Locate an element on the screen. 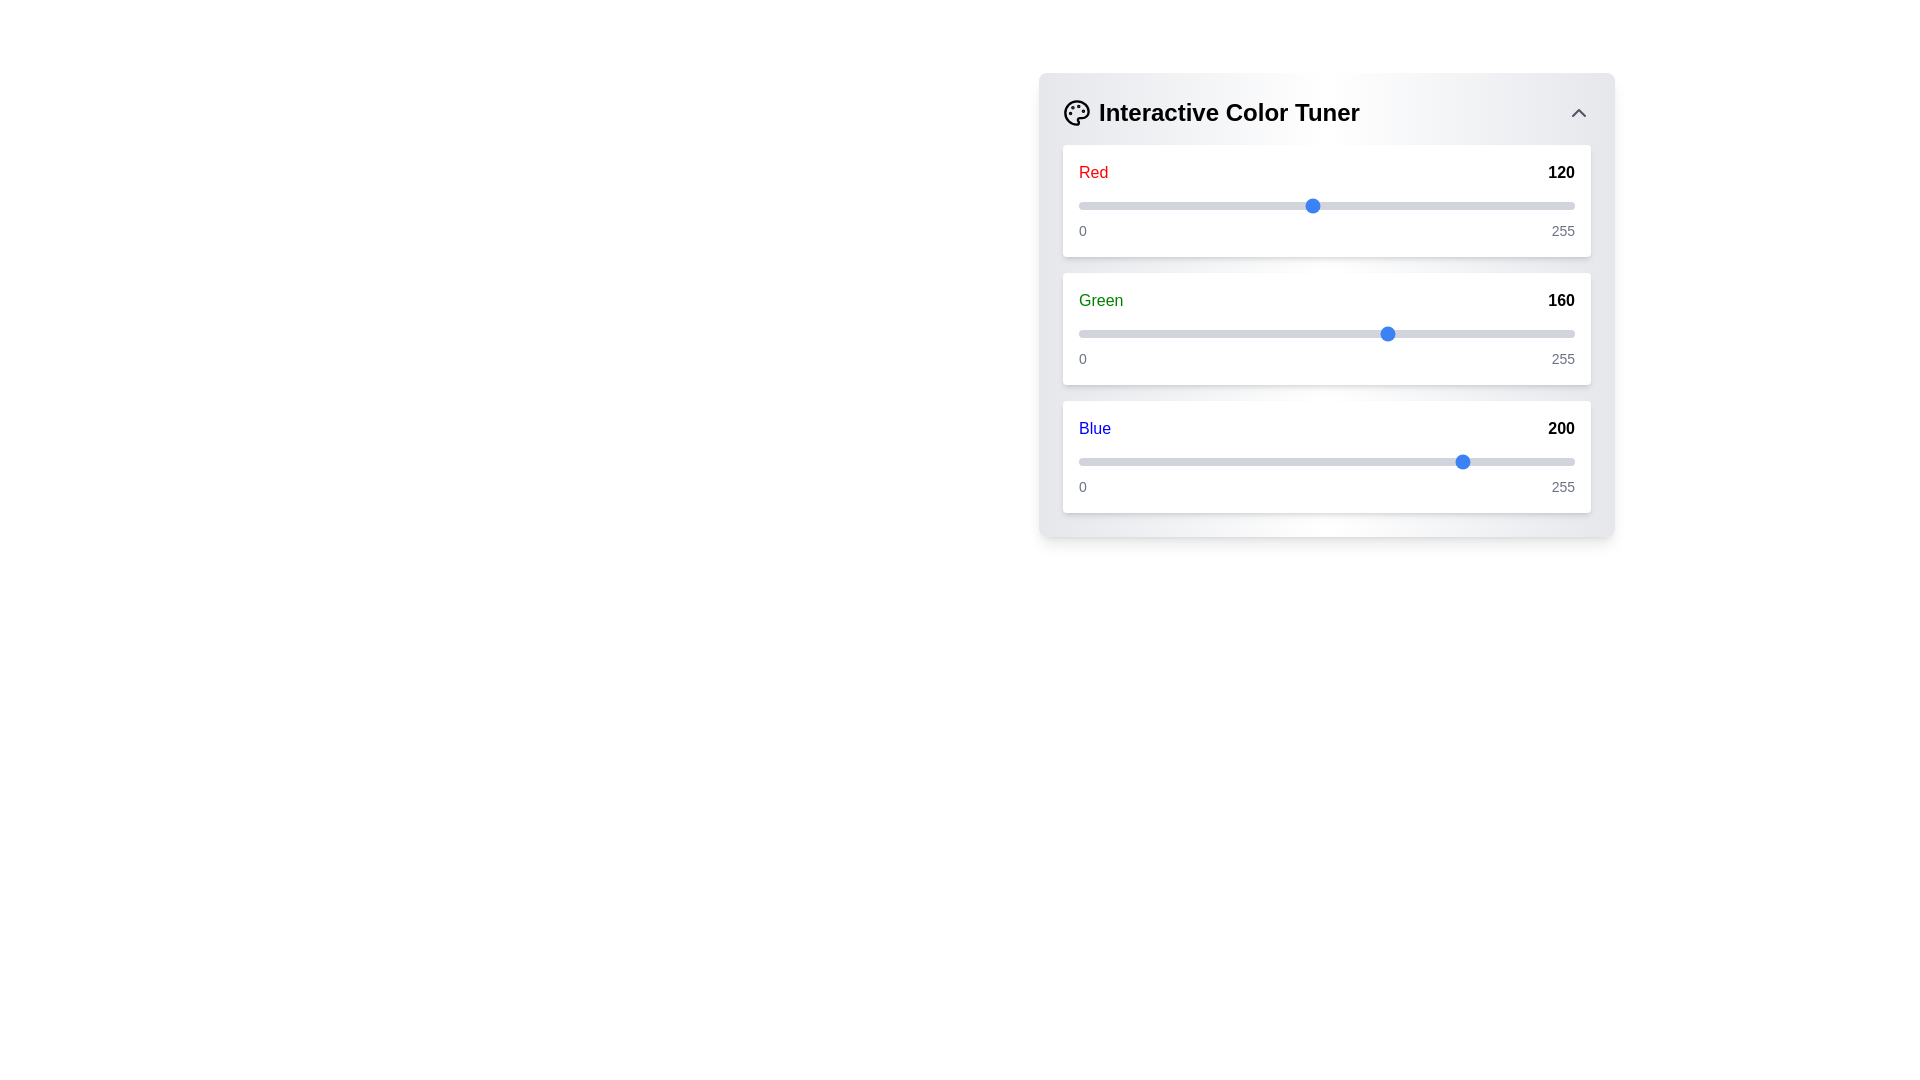 The image size is (1920, 1080). the Blue slider value is located at coordinates (1235, 462).